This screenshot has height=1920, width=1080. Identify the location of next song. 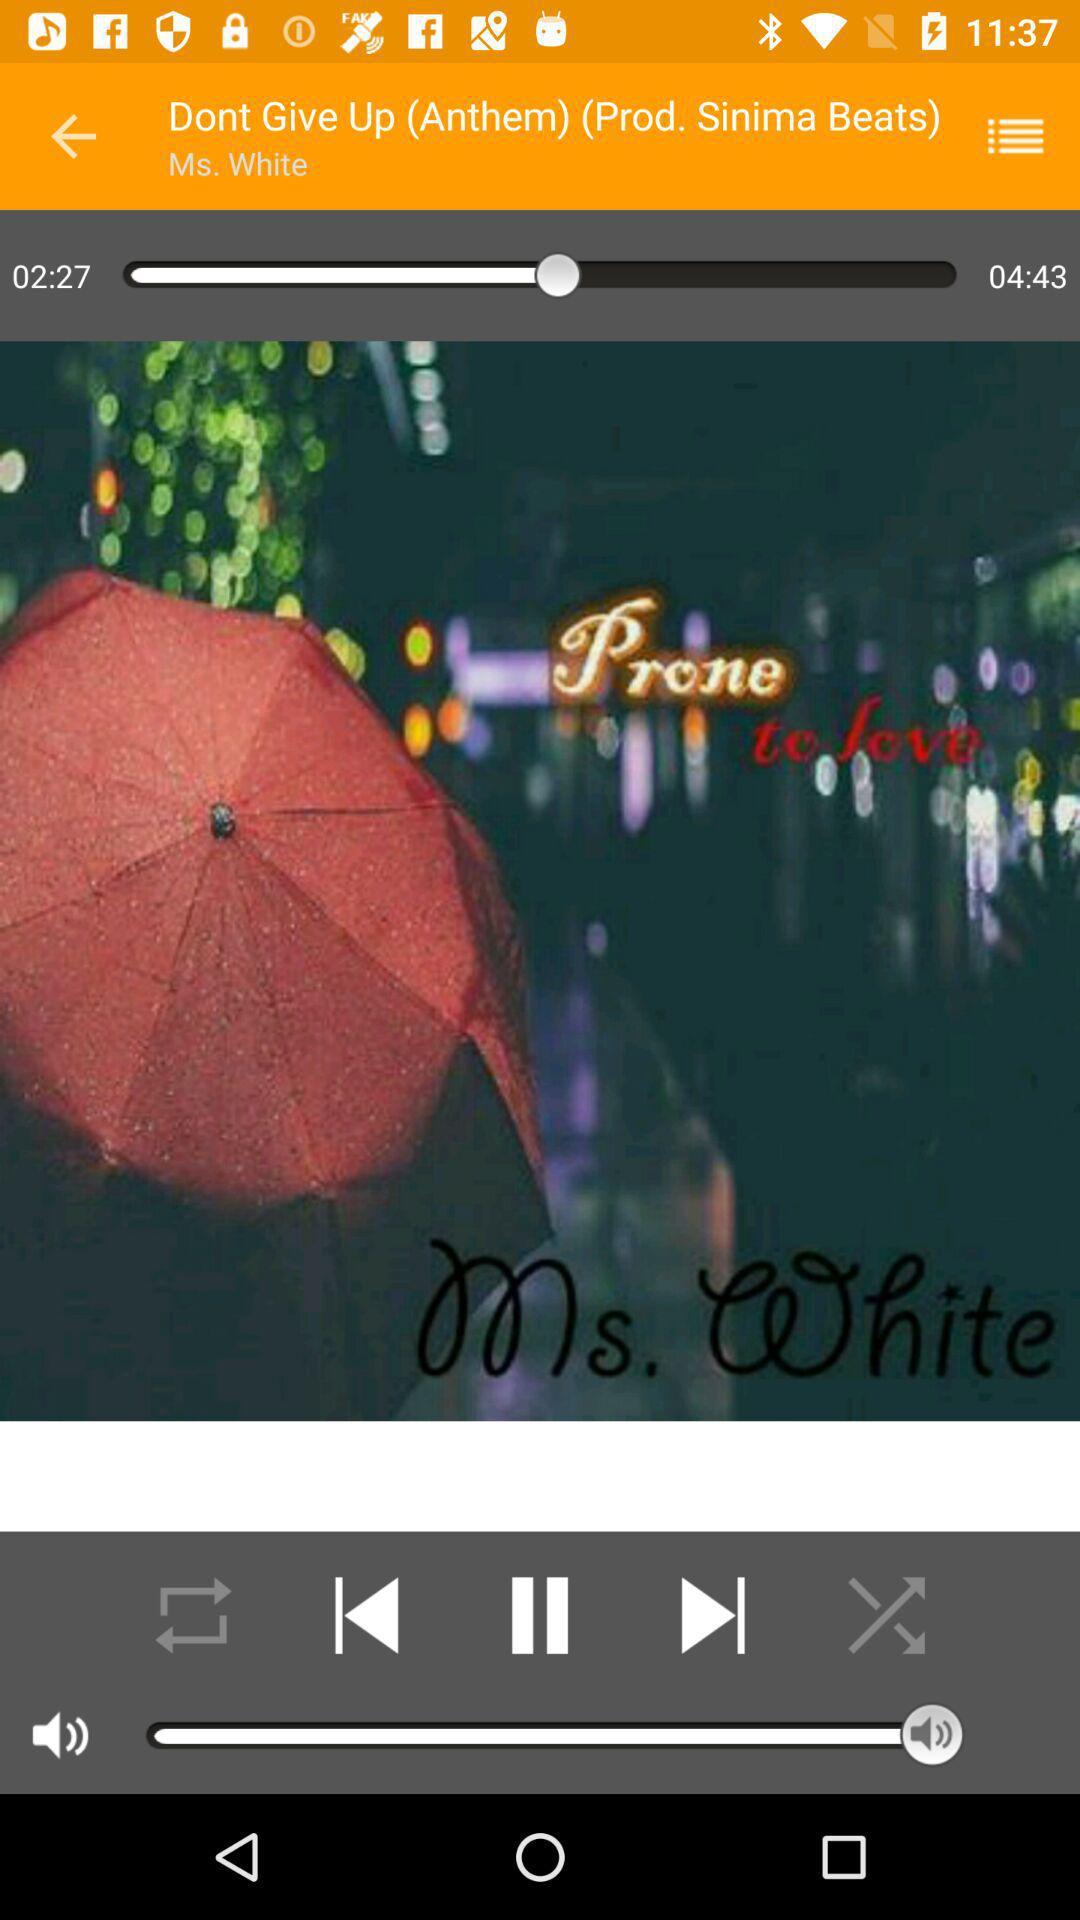
(712, 1615).